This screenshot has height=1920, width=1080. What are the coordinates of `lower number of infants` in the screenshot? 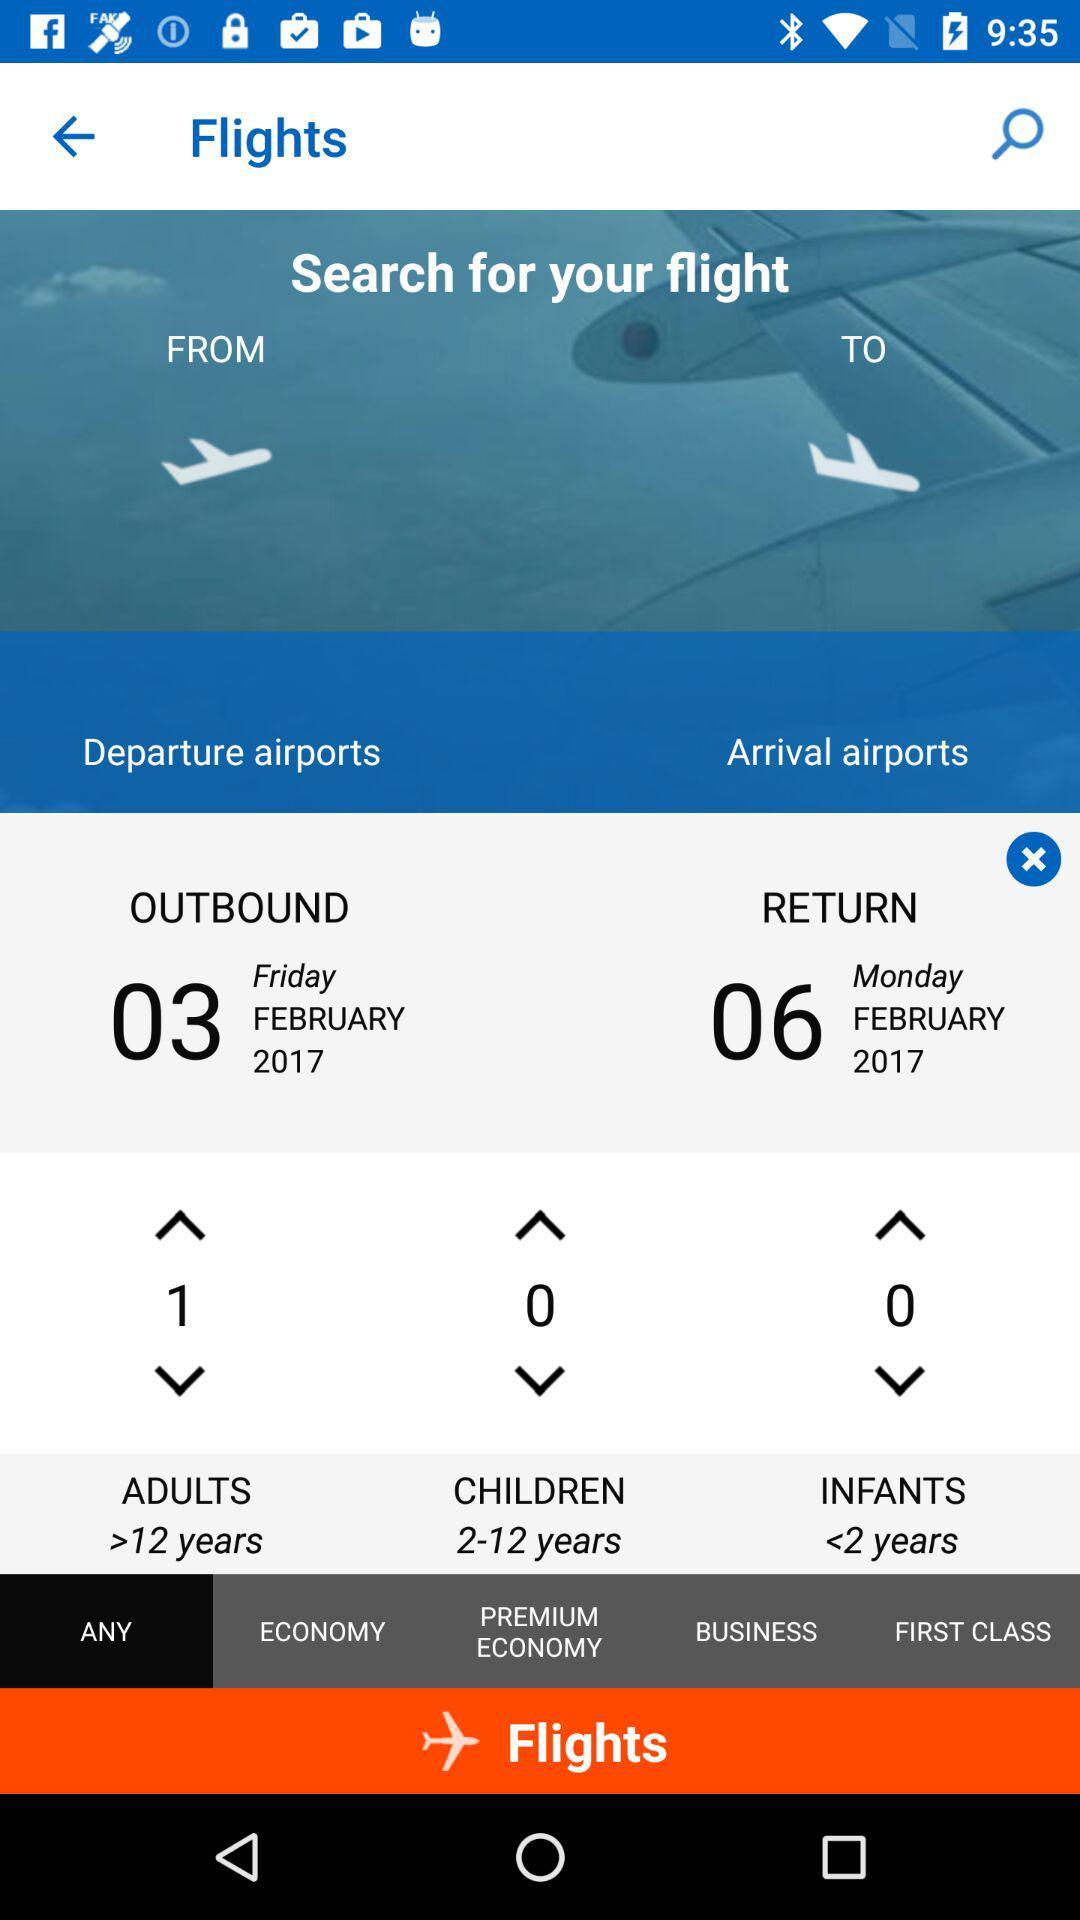 It's located at (898, 1380).